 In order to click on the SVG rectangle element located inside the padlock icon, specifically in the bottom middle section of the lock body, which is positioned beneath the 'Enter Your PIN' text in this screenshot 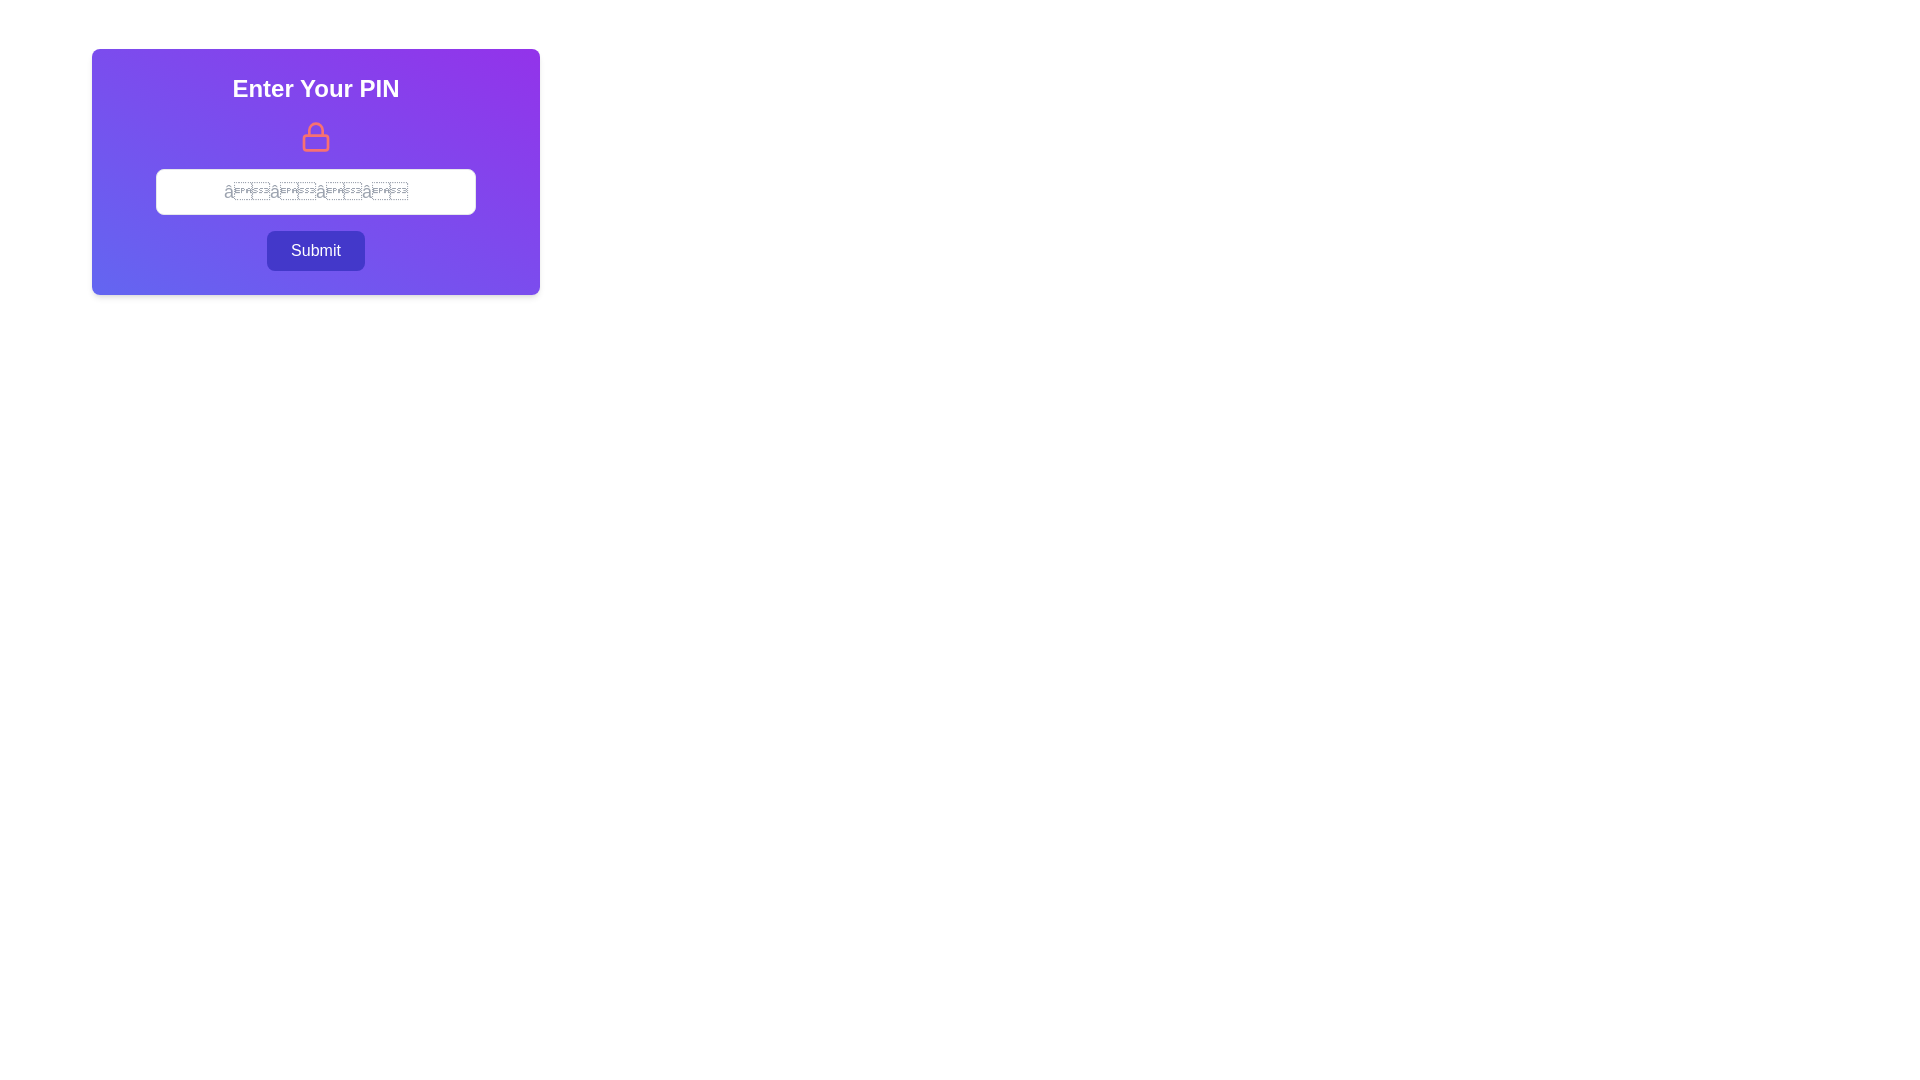, I will do `click(315, 141)`.